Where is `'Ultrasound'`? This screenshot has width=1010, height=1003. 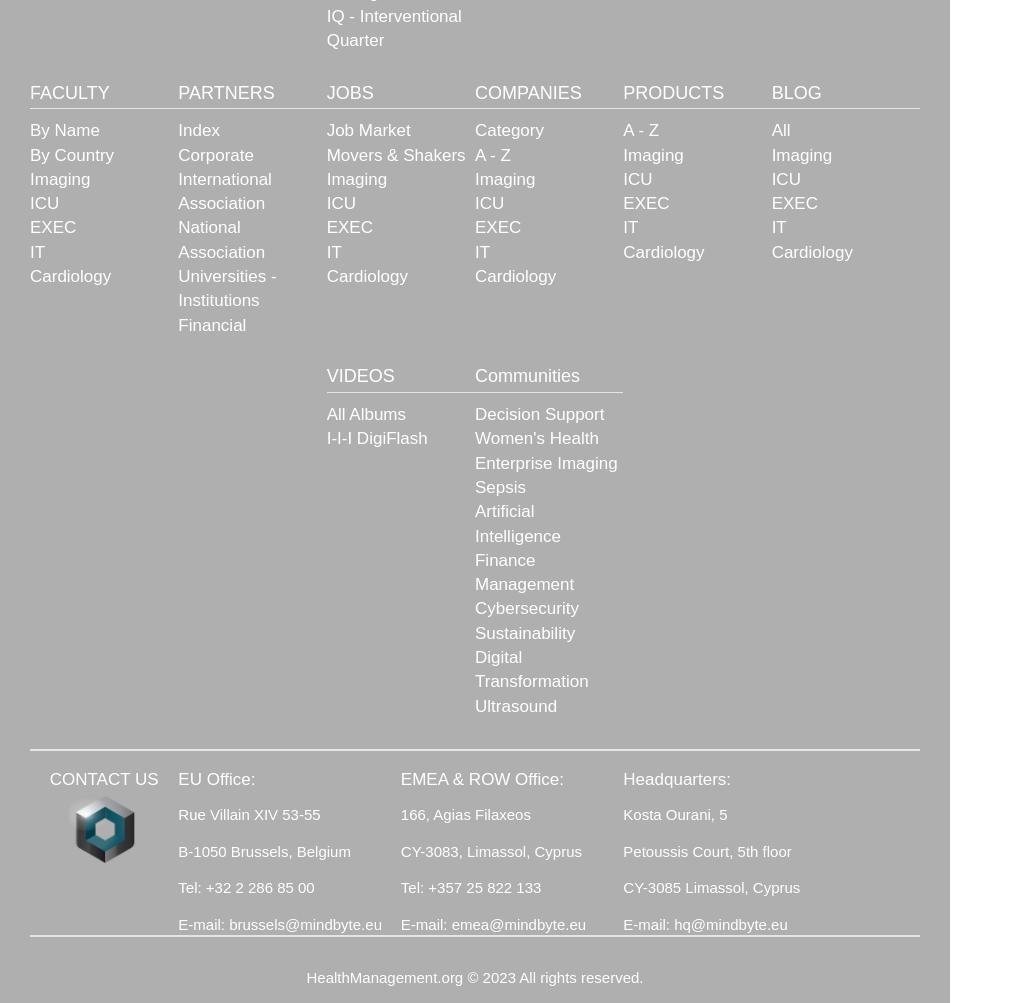
'Ultrasound' is located at coordinates (514, 704).